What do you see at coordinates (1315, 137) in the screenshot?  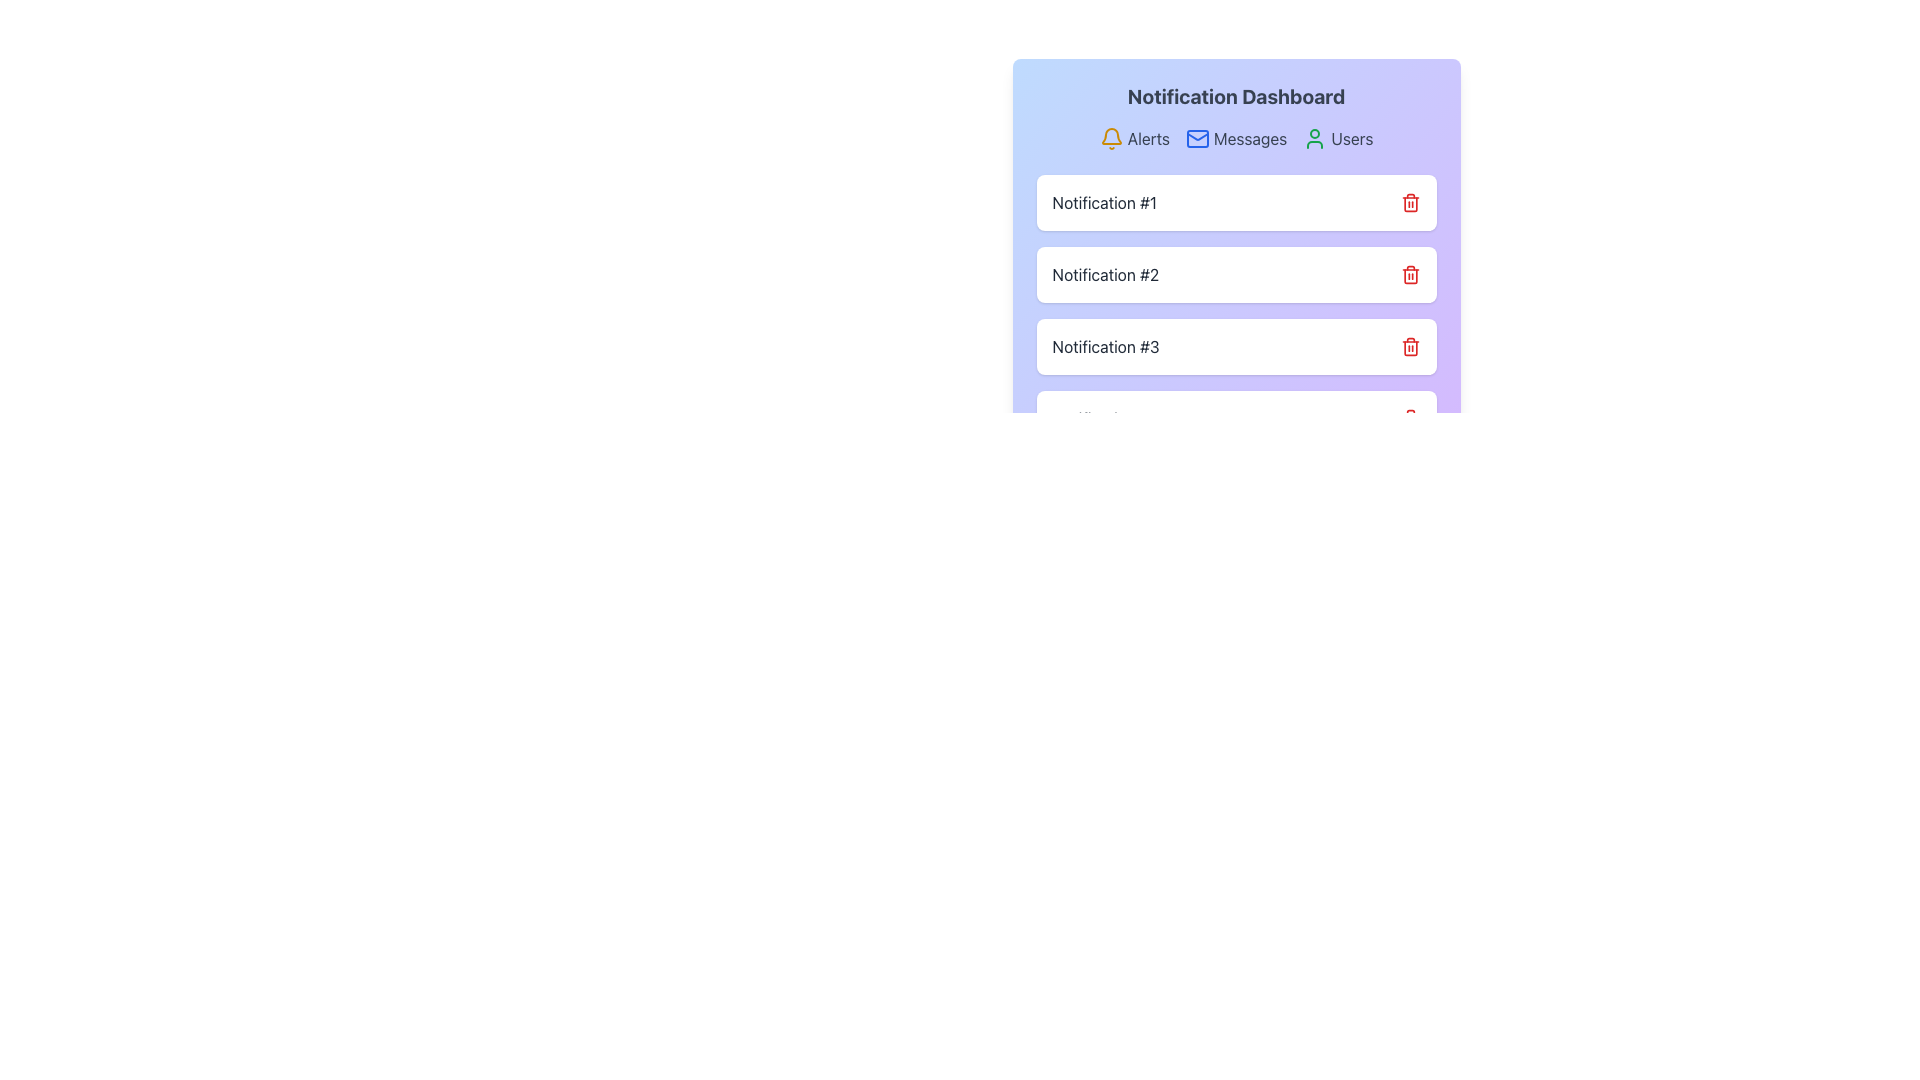 I see `the 'Users' icon in the navigation bar at the top of the notification dashboard, located adjacent to the text label 'Users'` at bounding box center [1315, 137].